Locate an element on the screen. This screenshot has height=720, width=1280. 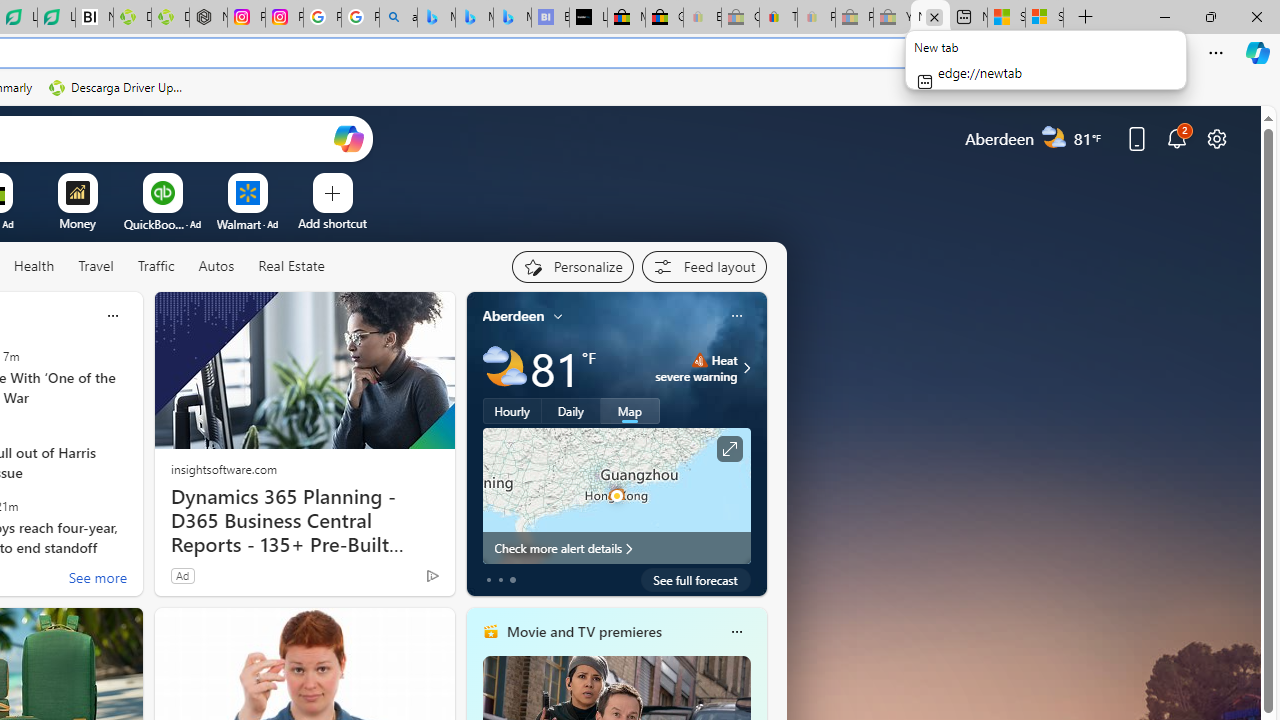
'Autos' is located at coordinates (216, 266).